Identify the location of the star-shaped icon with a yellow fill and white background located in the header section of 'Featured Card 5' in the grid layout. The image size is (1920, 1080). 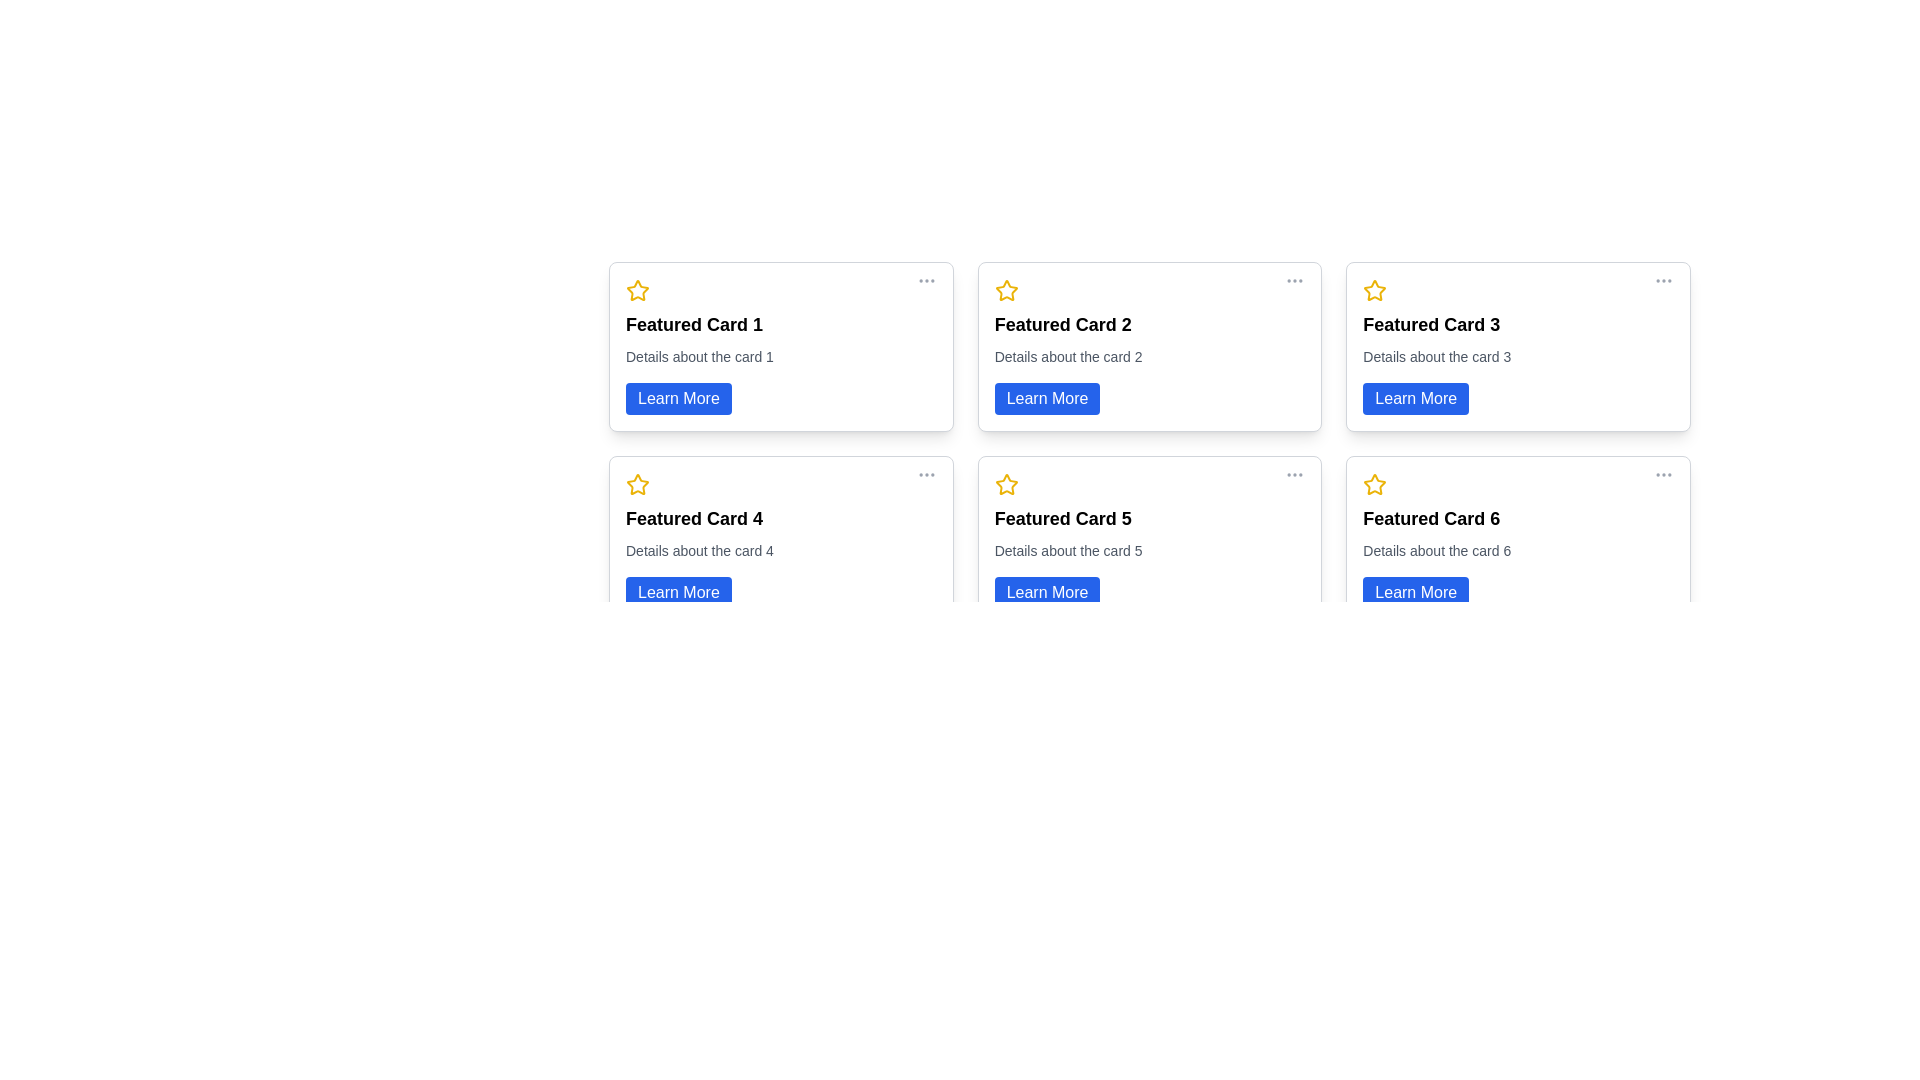
(1006, 485).